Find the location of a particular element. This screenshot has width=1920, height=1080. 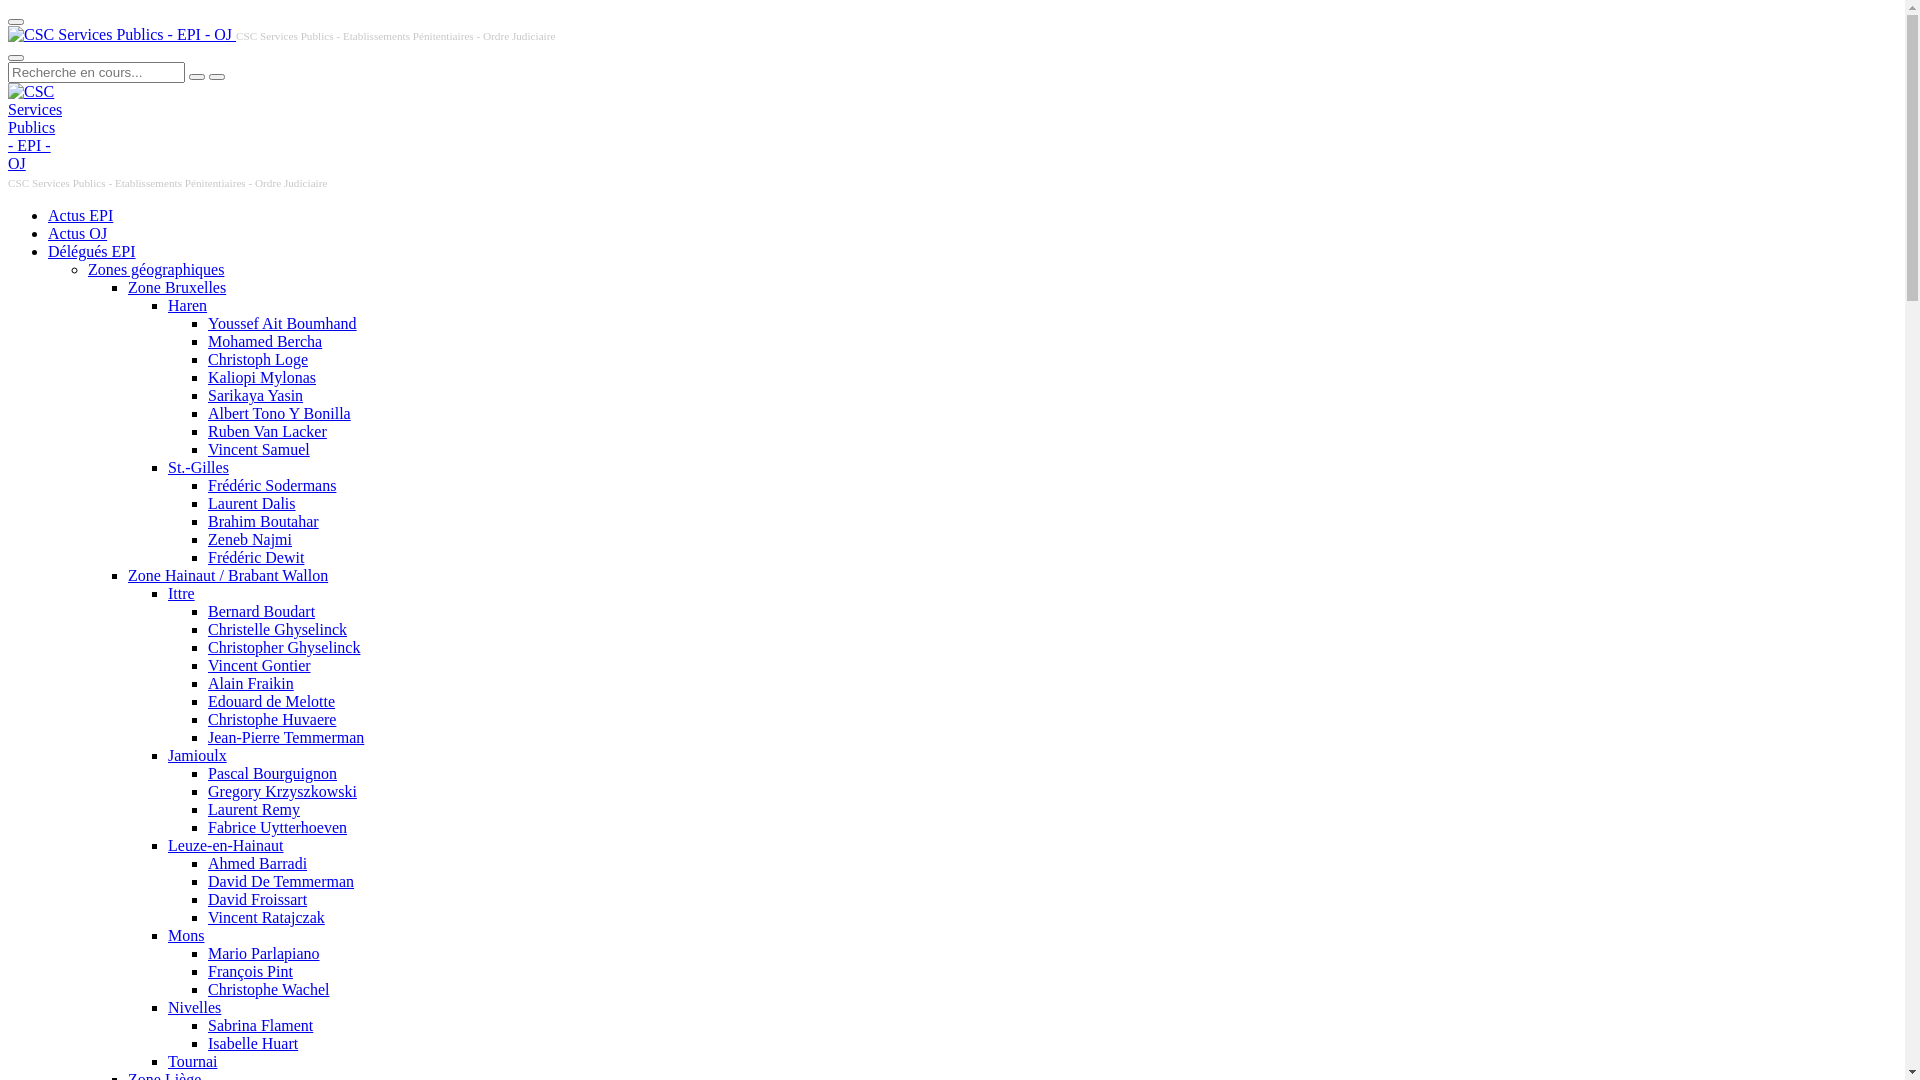

'Albert Tono Y Bonilla' is located at coordinates (278, 412).